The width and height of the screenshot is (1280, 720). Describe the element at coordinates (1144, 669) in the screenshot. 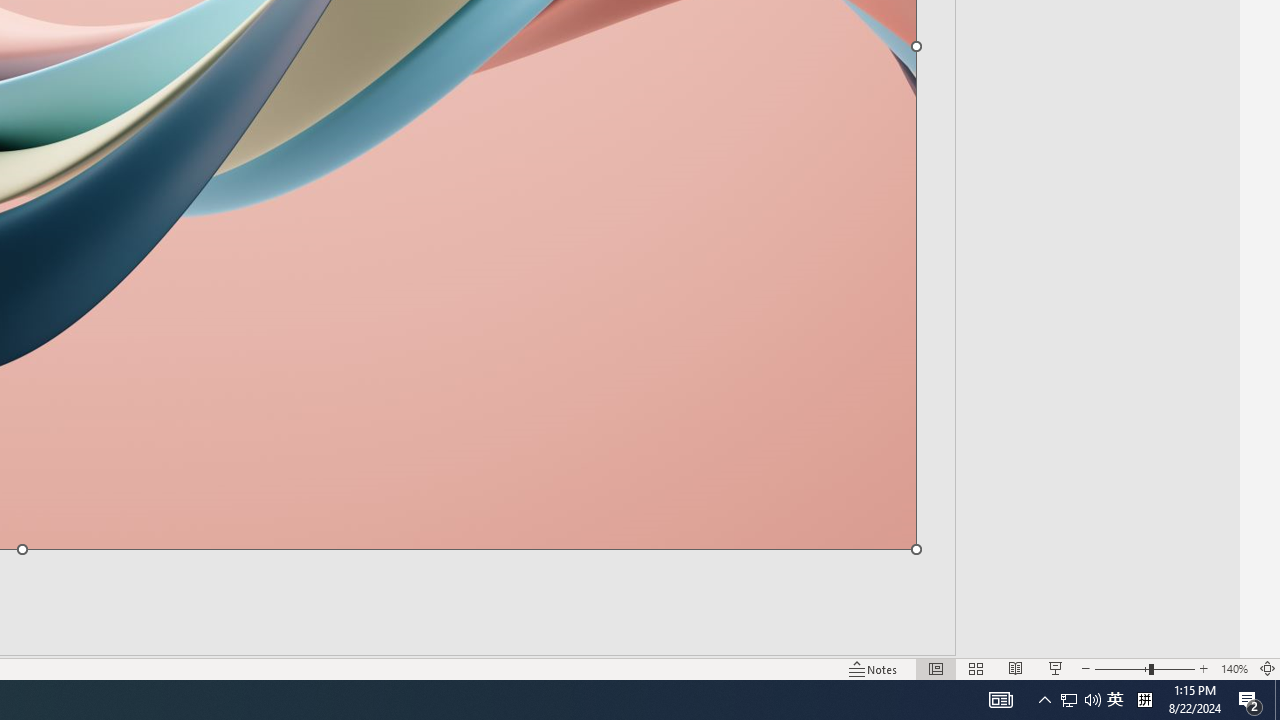

I see `'Zoom'` at that location.